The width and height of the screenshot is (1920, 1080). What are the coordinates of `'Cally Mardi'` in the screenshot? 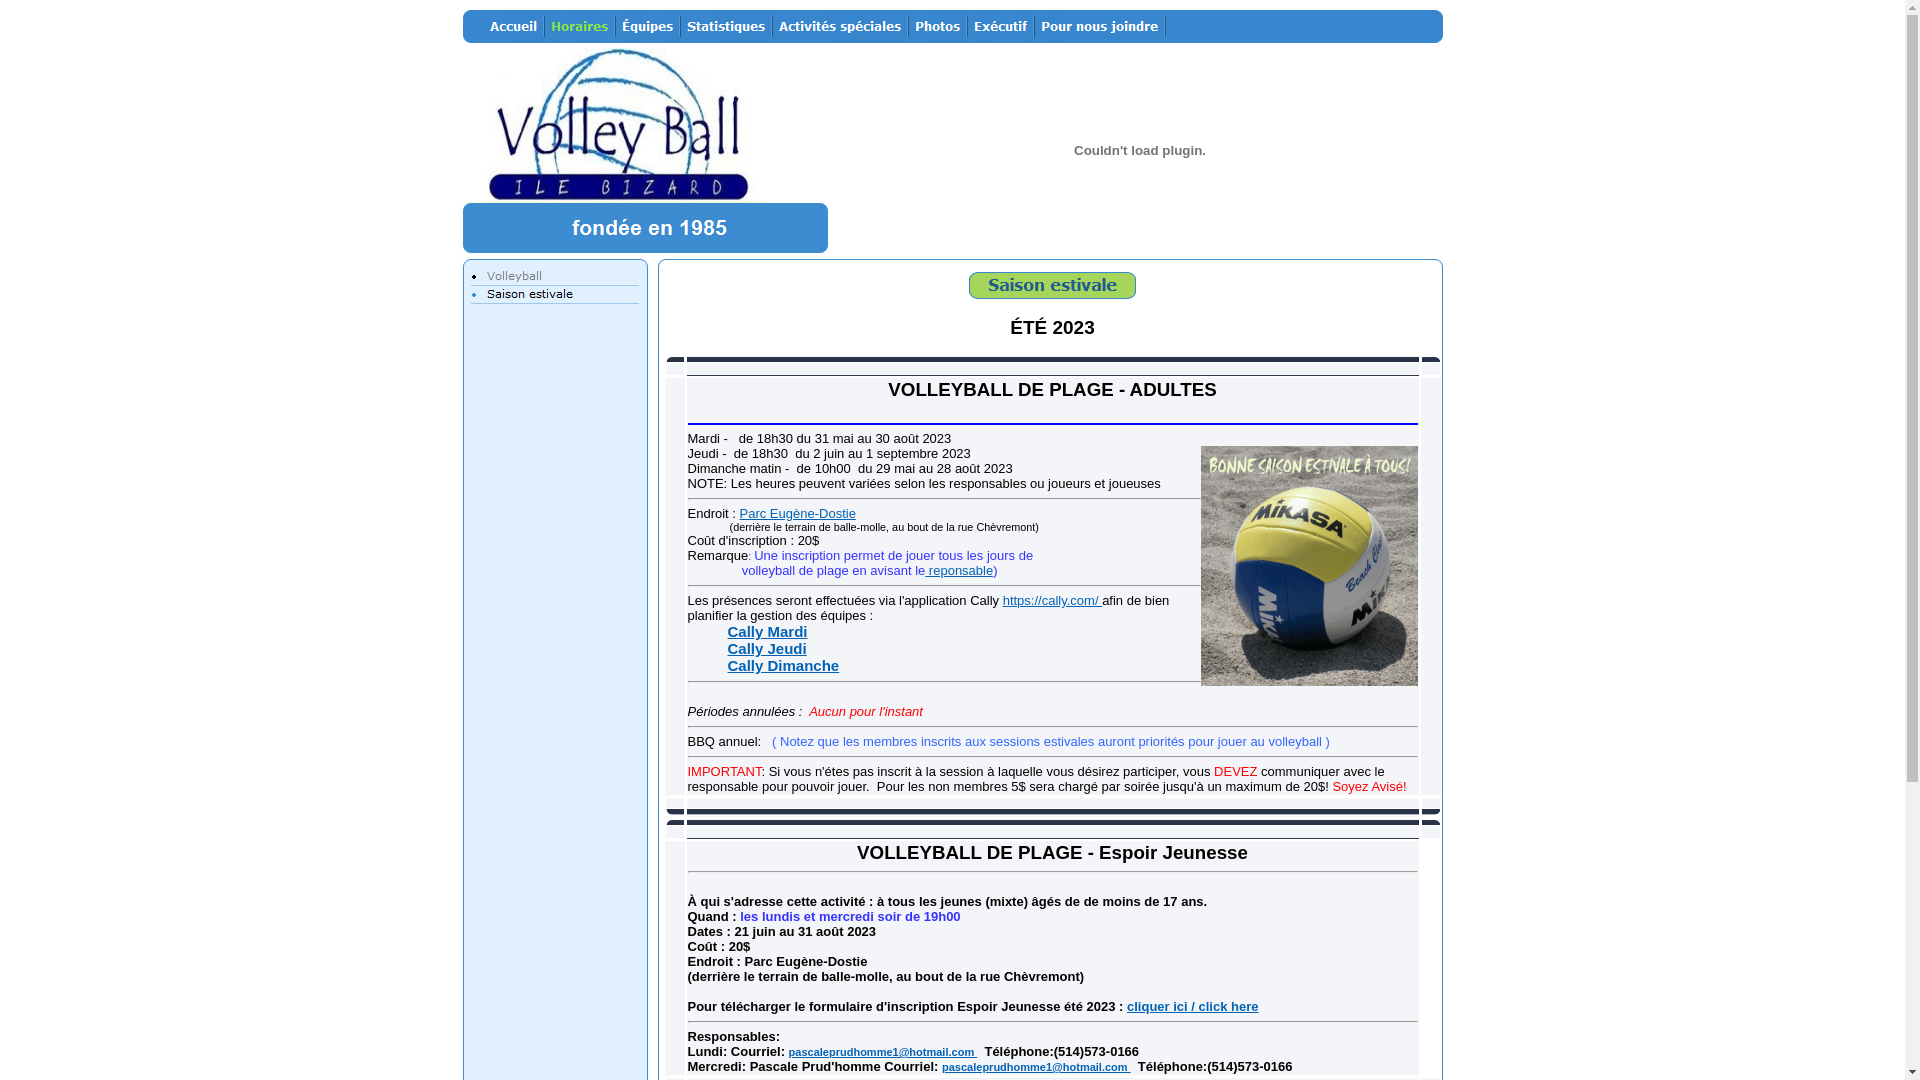 It's located at (767, 631).